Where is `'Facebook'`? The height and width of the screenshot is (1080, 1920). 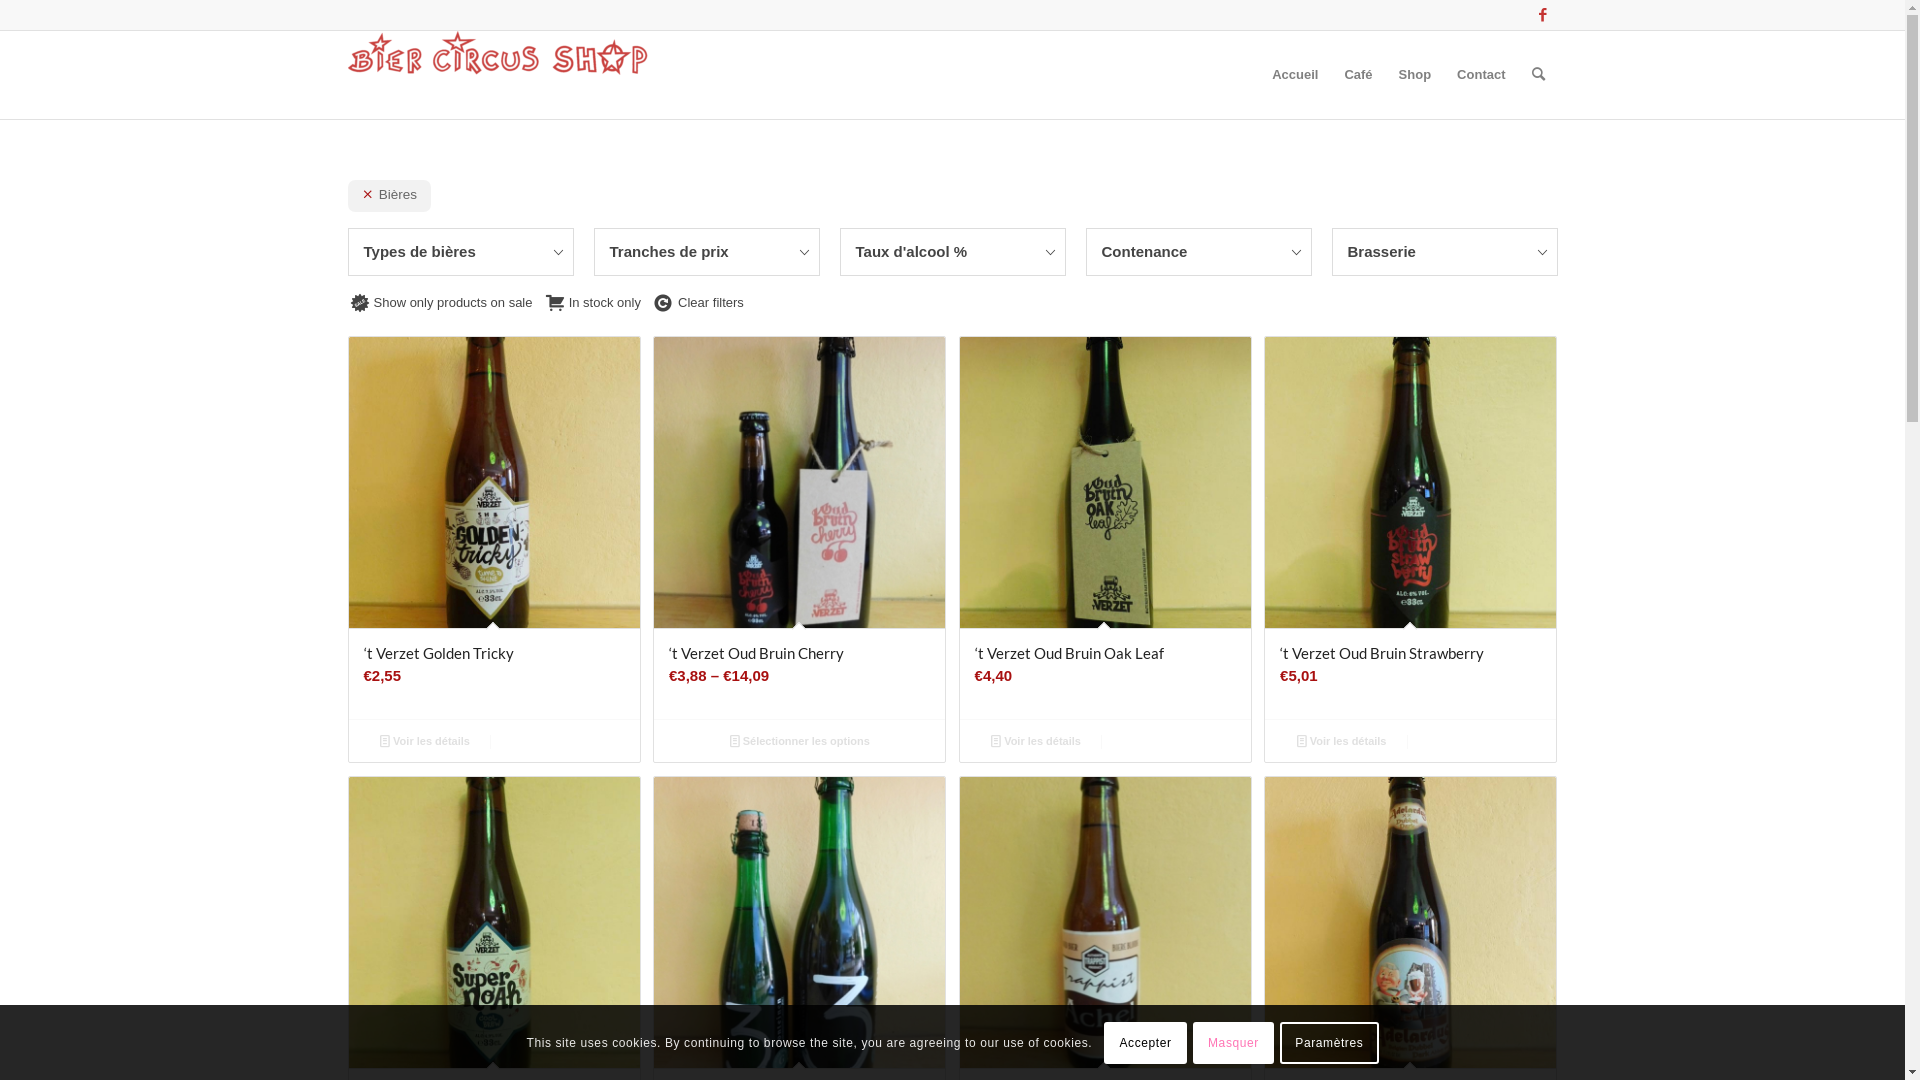 'Facebook' is located at coordinates (1541, 15).